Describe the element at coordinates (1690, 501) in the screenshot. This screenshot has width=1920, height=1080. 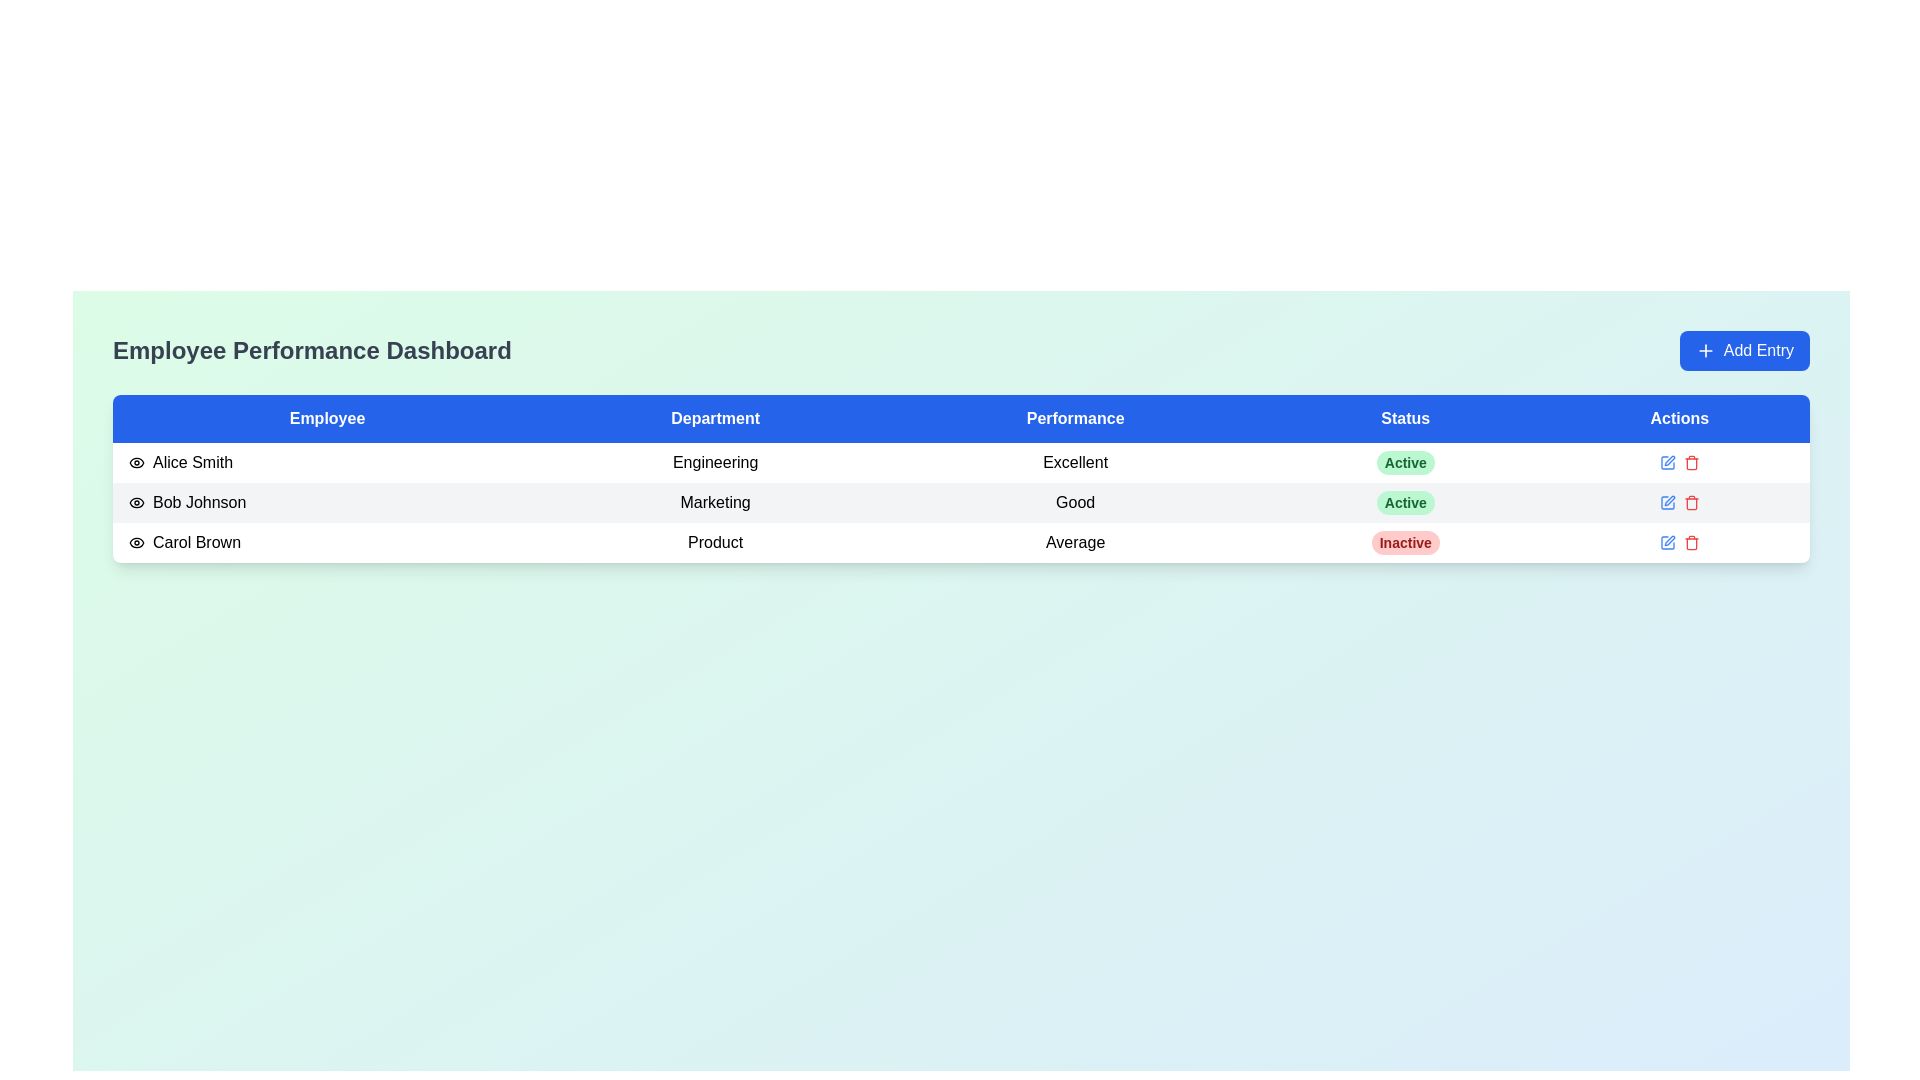
I see `the delete icon` at that location.